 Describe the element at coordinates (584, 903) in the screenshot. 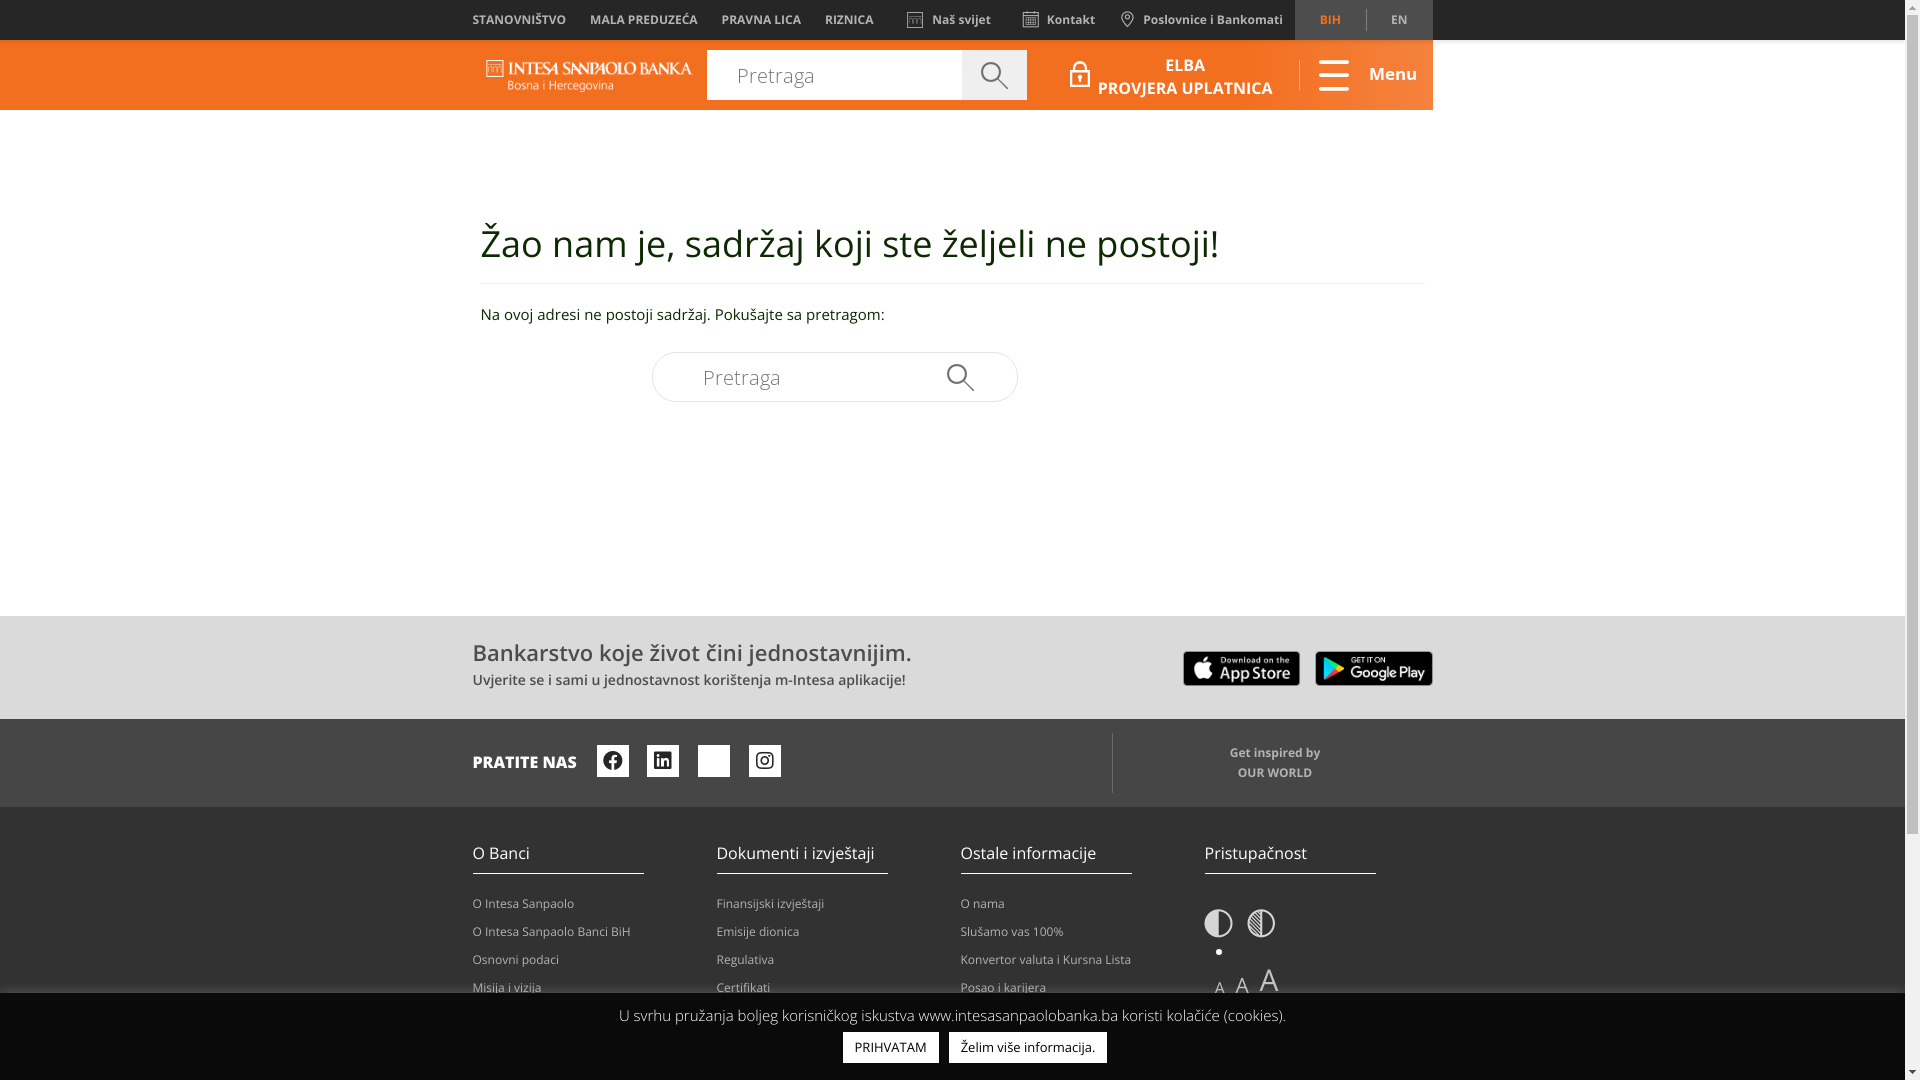

I see `'O Intesa Sanpaolo'` at that location.